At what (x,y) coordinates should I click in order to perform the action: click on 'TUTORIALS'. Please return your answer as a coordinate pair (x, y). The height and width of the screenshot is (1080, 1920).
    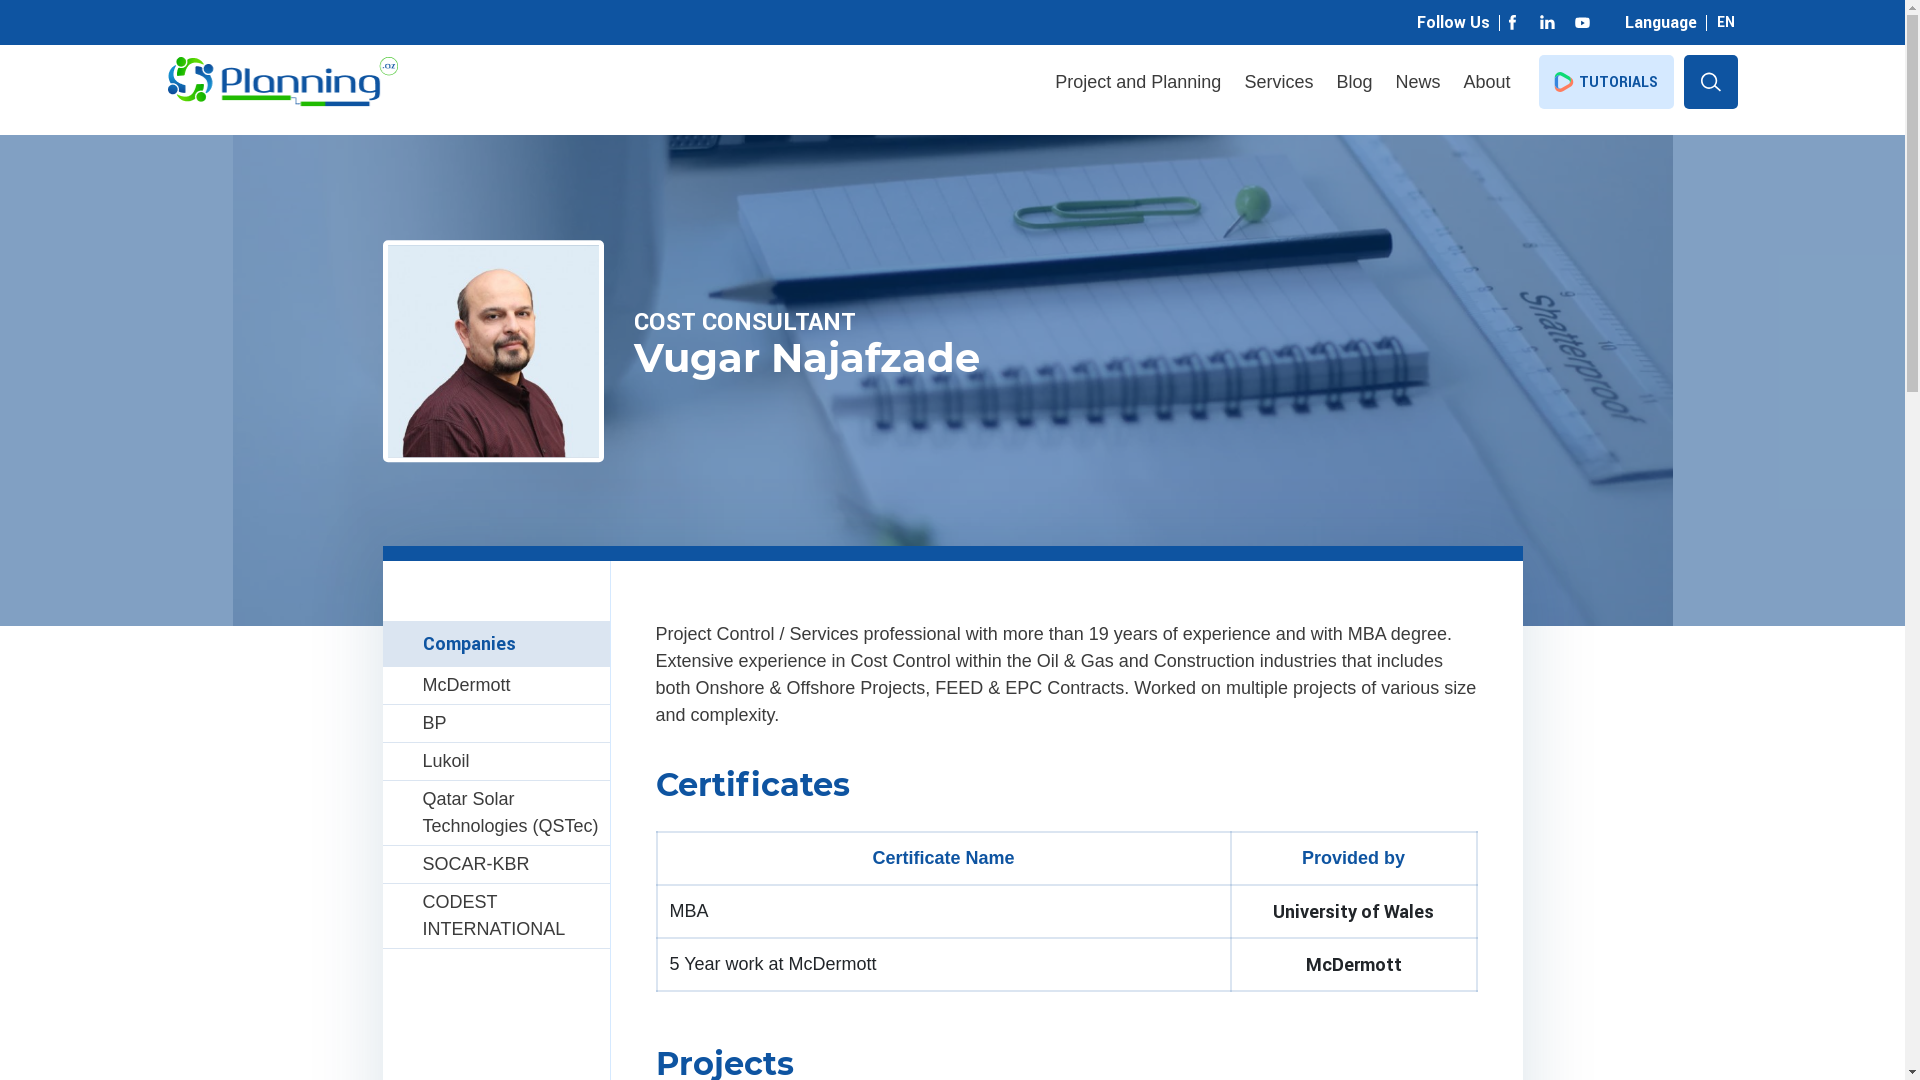
    Looking at the image, I should click on (1605, 80).